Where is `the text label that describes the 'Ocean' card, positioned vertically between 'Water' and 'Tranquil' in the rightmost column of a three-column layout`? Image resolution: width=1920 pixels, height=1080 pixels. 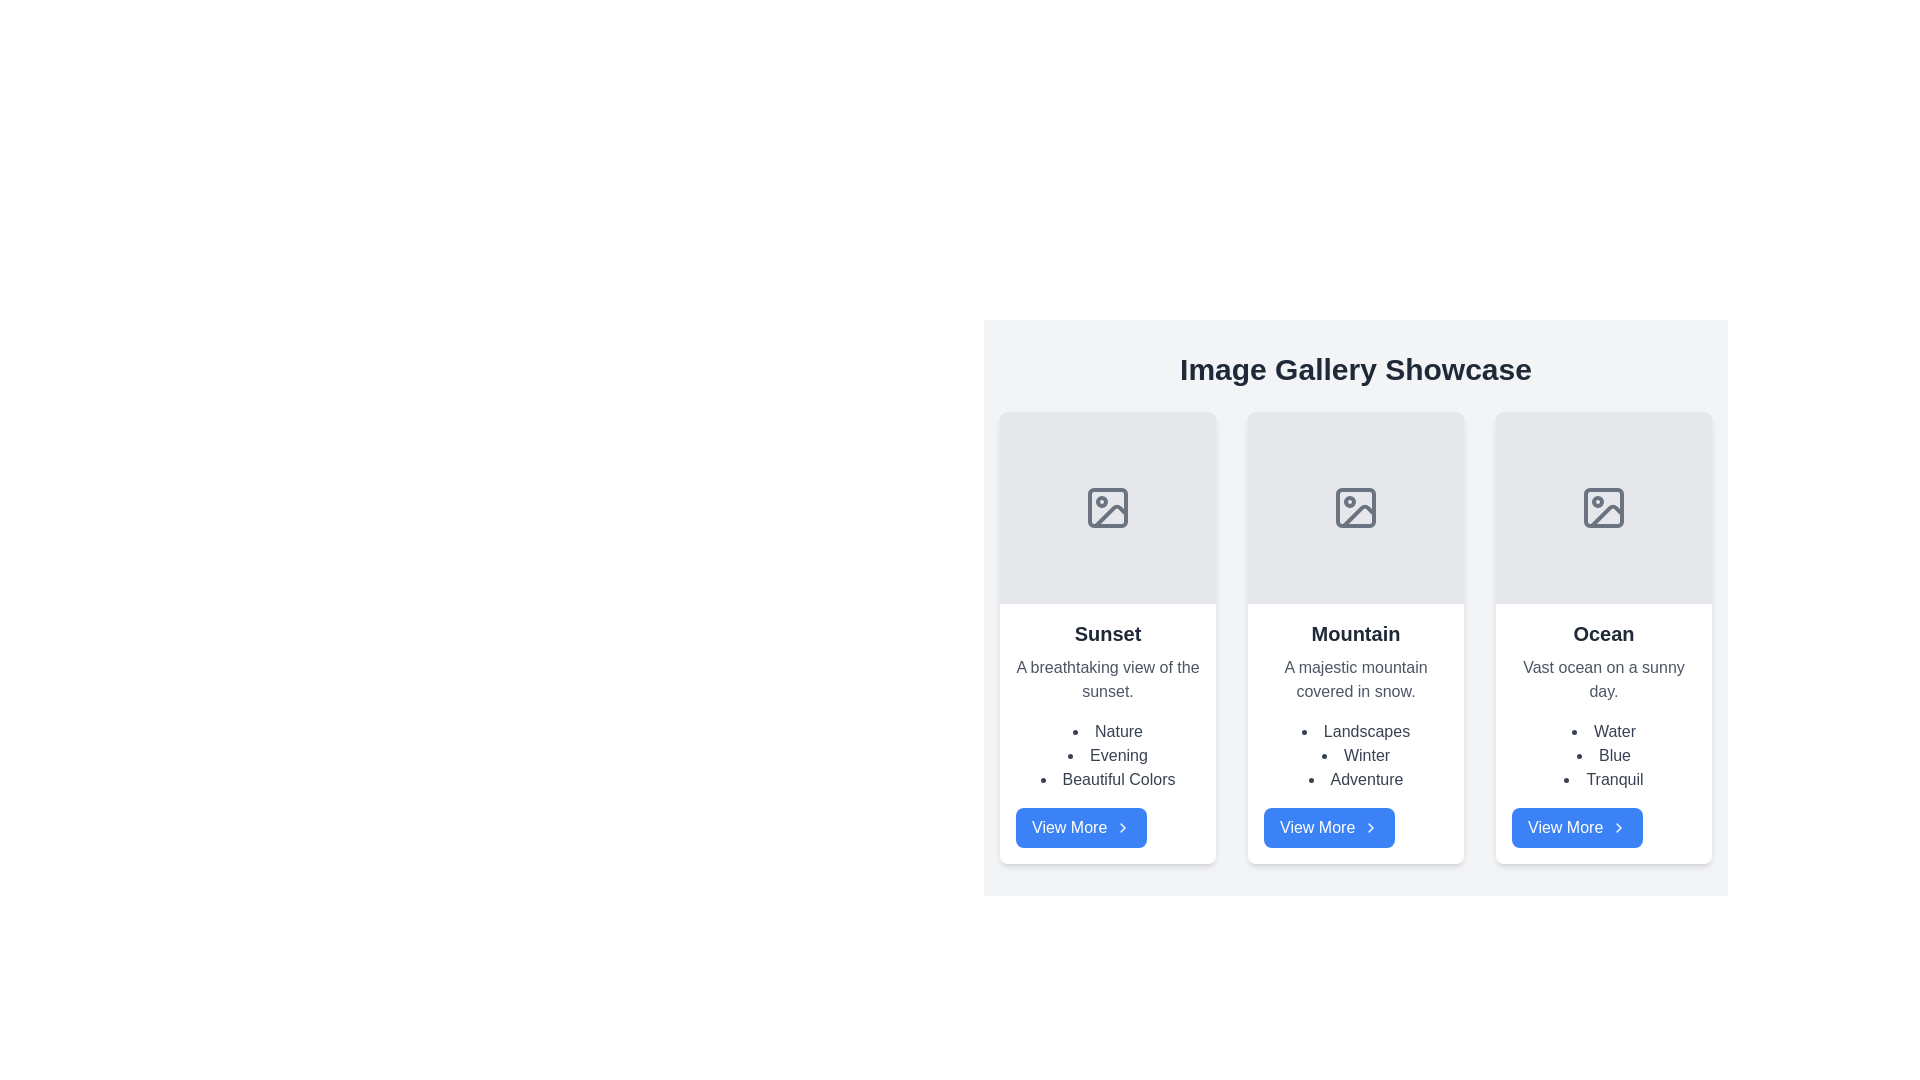
the text label that describes the 'Ocean' card, positioned vertically between 'Water' and 'Tranquil' in the rightmost column of a three-column layout is located at coordinates (1603, 756).